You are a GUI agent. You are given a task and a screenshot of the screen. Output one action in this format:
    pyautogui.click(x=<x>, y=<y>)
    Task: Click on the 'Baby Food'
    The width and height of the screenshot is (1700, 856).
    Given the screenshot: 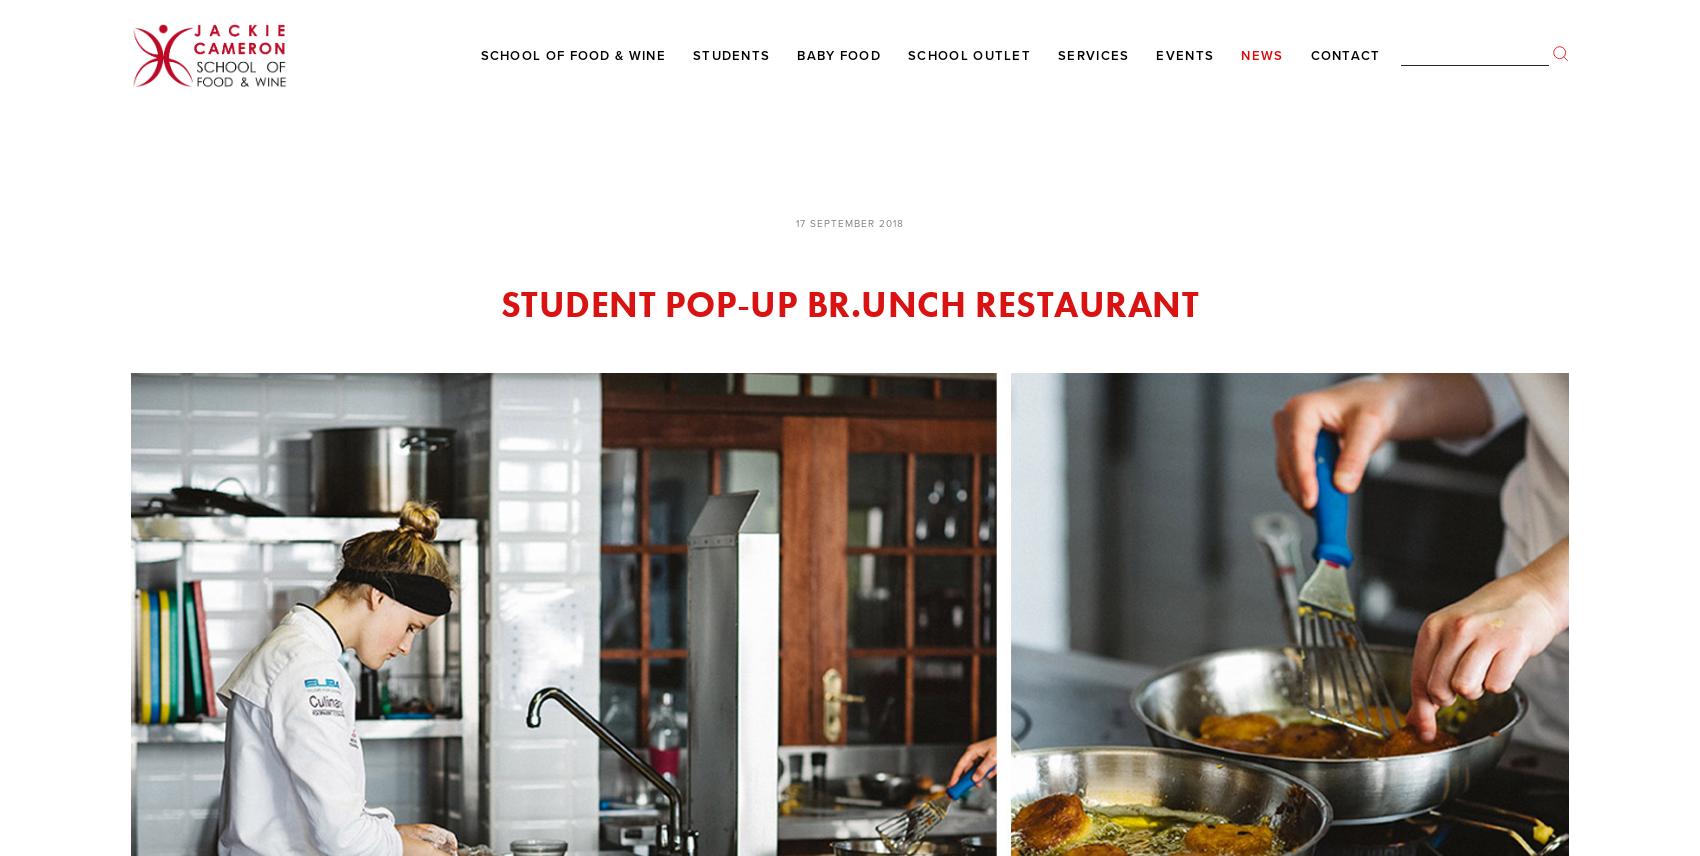 What is the action you would take?
    pyautogui.click(x=837, y=53)
    